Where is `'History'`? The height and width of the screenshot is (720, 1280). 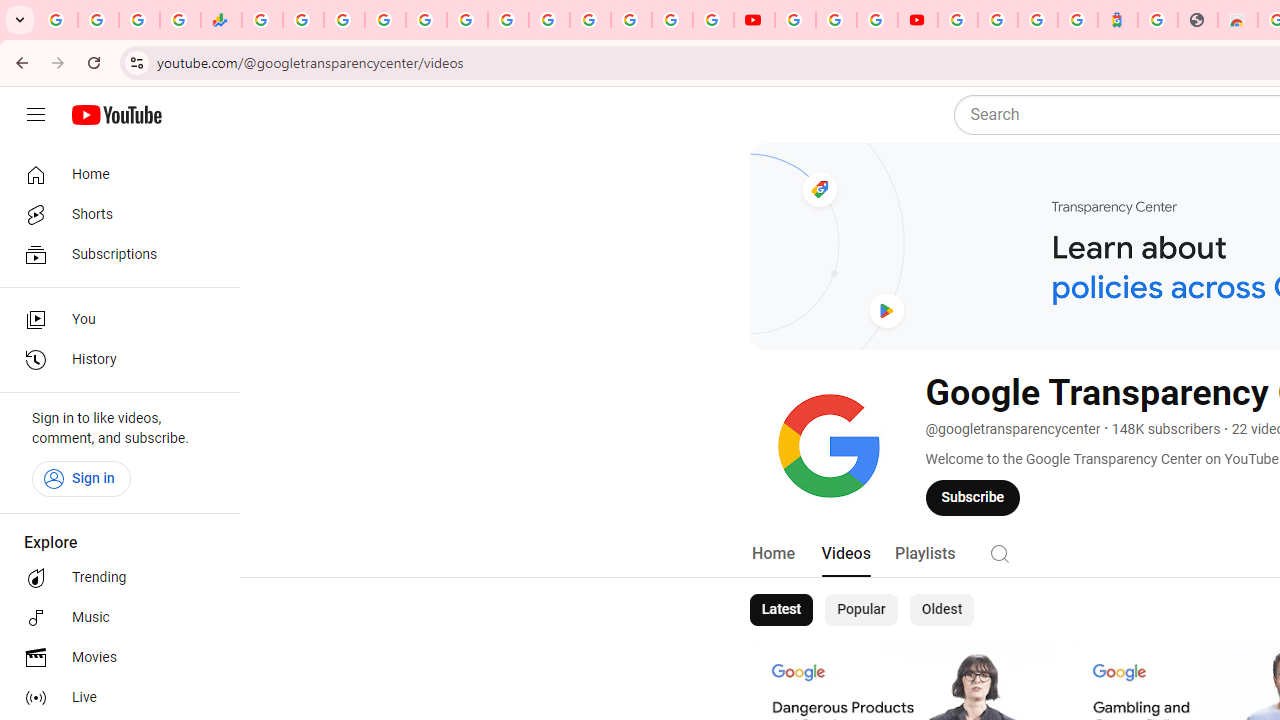 'History' is located at coordinates (112, 360).